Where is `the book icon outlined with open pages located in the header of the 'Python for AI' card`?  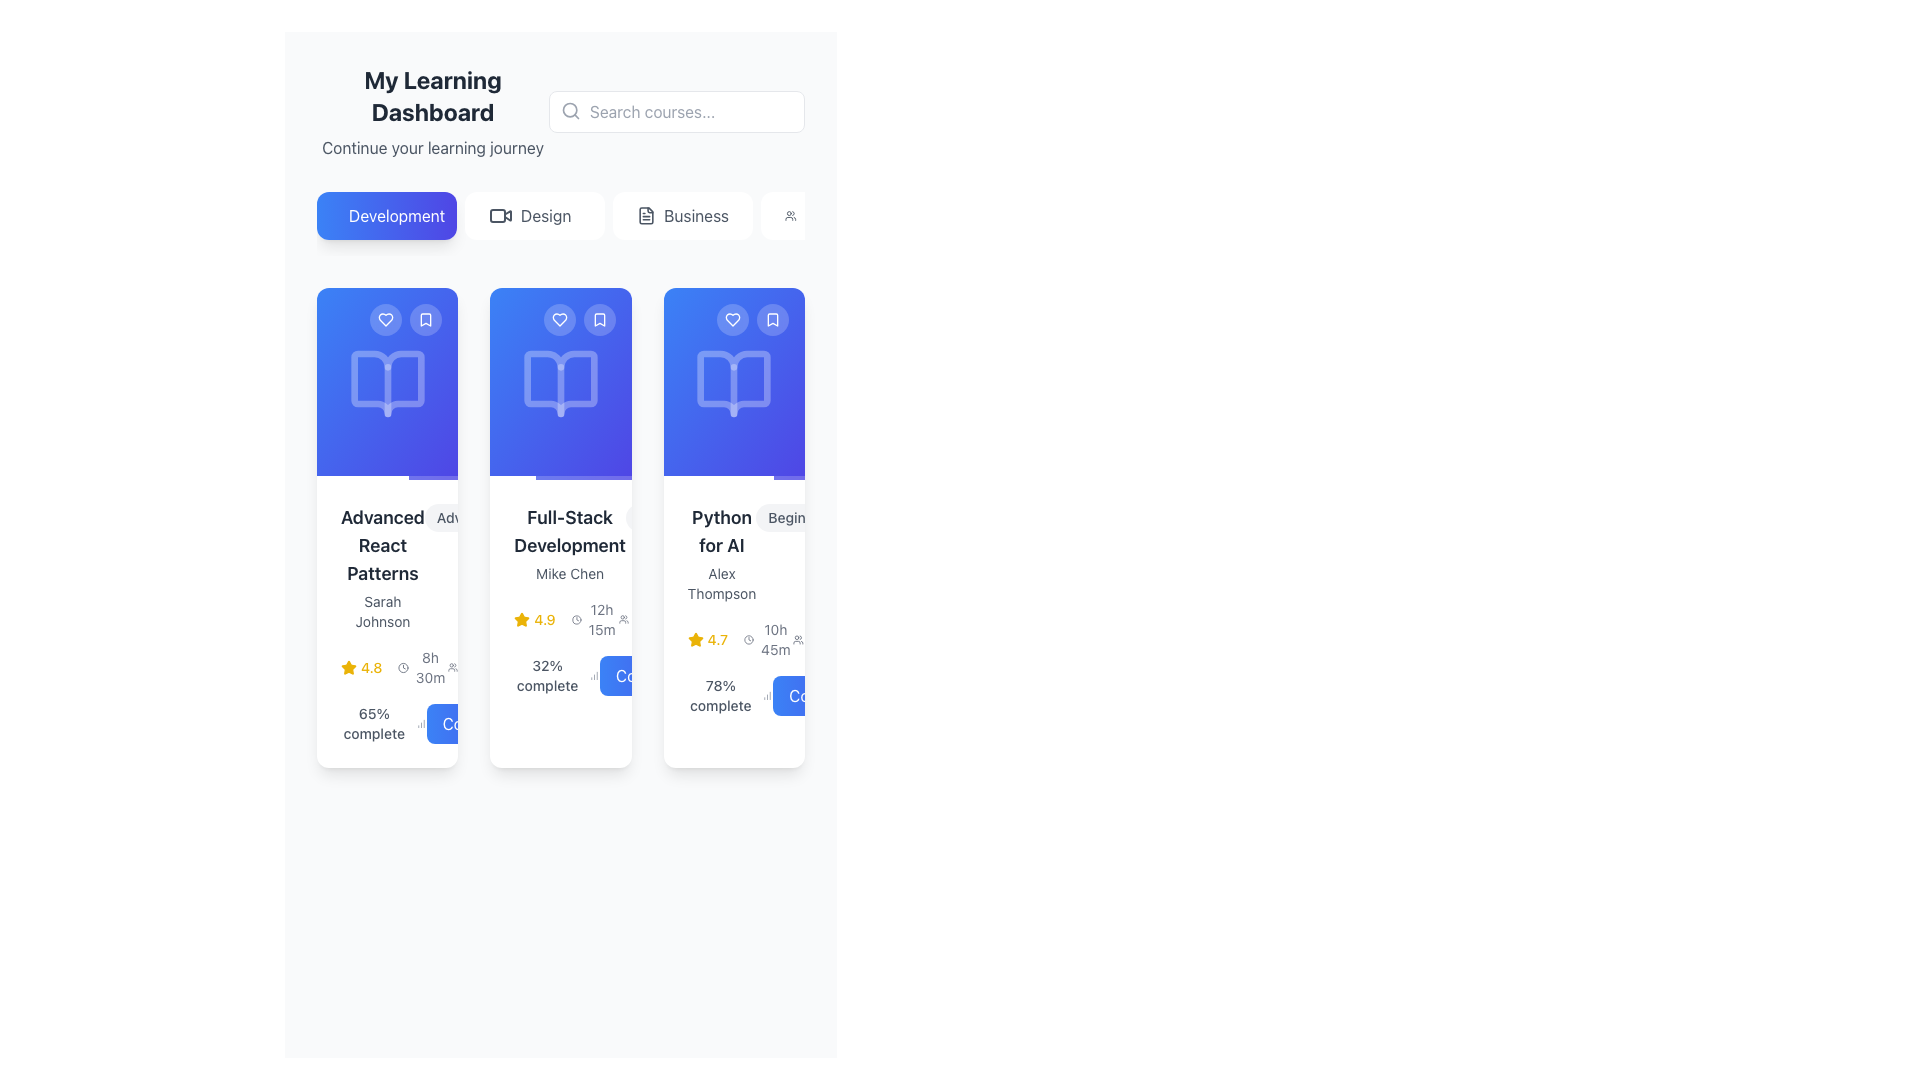
the book icon outlined with open pages located in the header of the 'Python for AI' card is located at coordinates (733, 384).